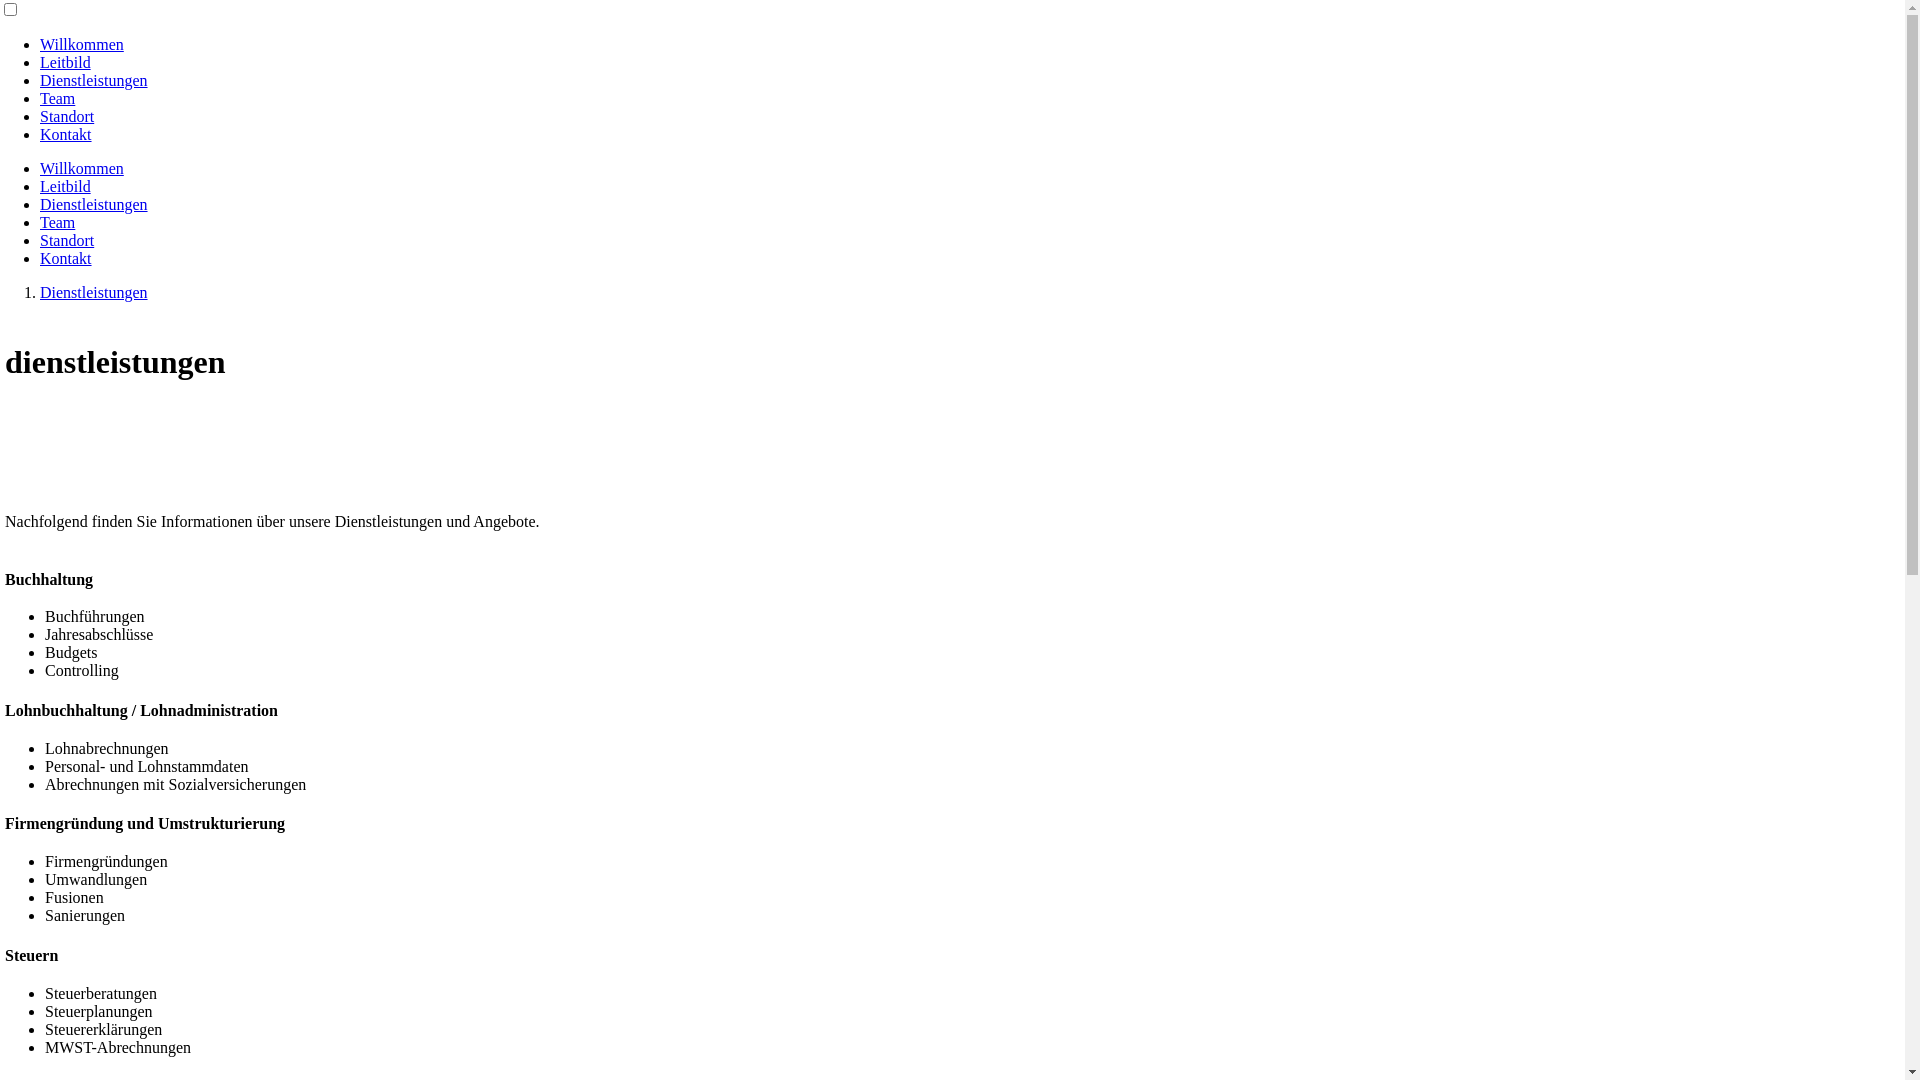  I want to click on 'Willkommen', so click(80, 44).